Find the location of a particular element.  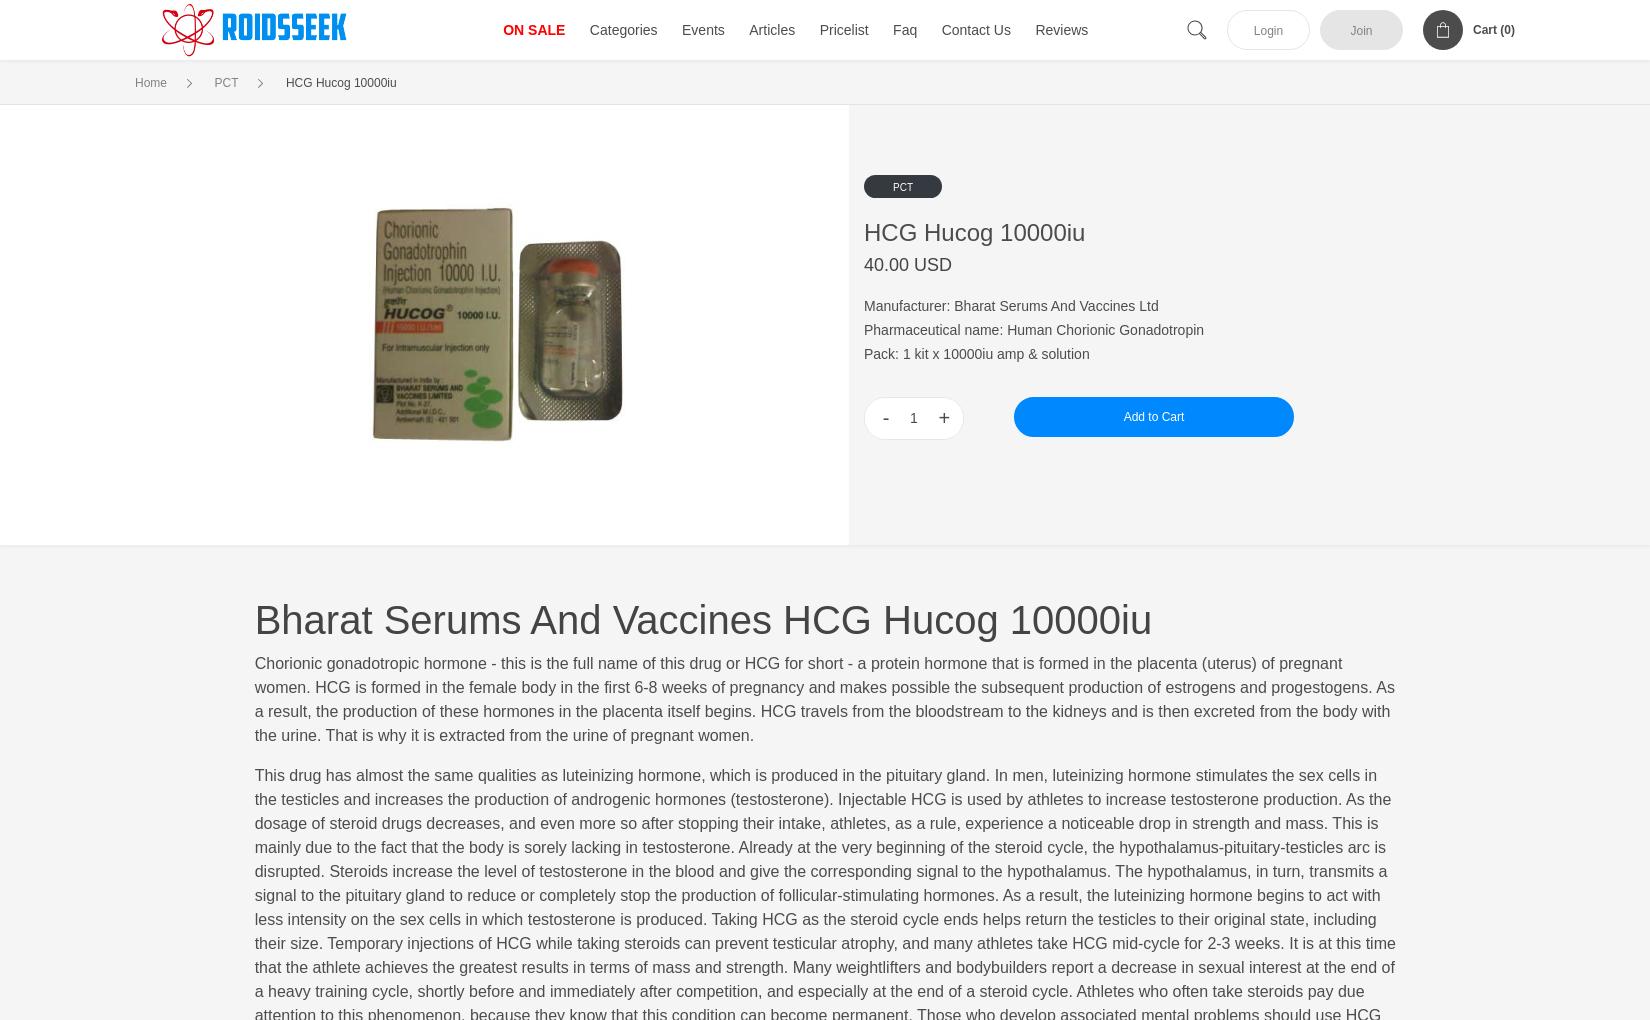

'Login' is located at coordinates (1267, 30).